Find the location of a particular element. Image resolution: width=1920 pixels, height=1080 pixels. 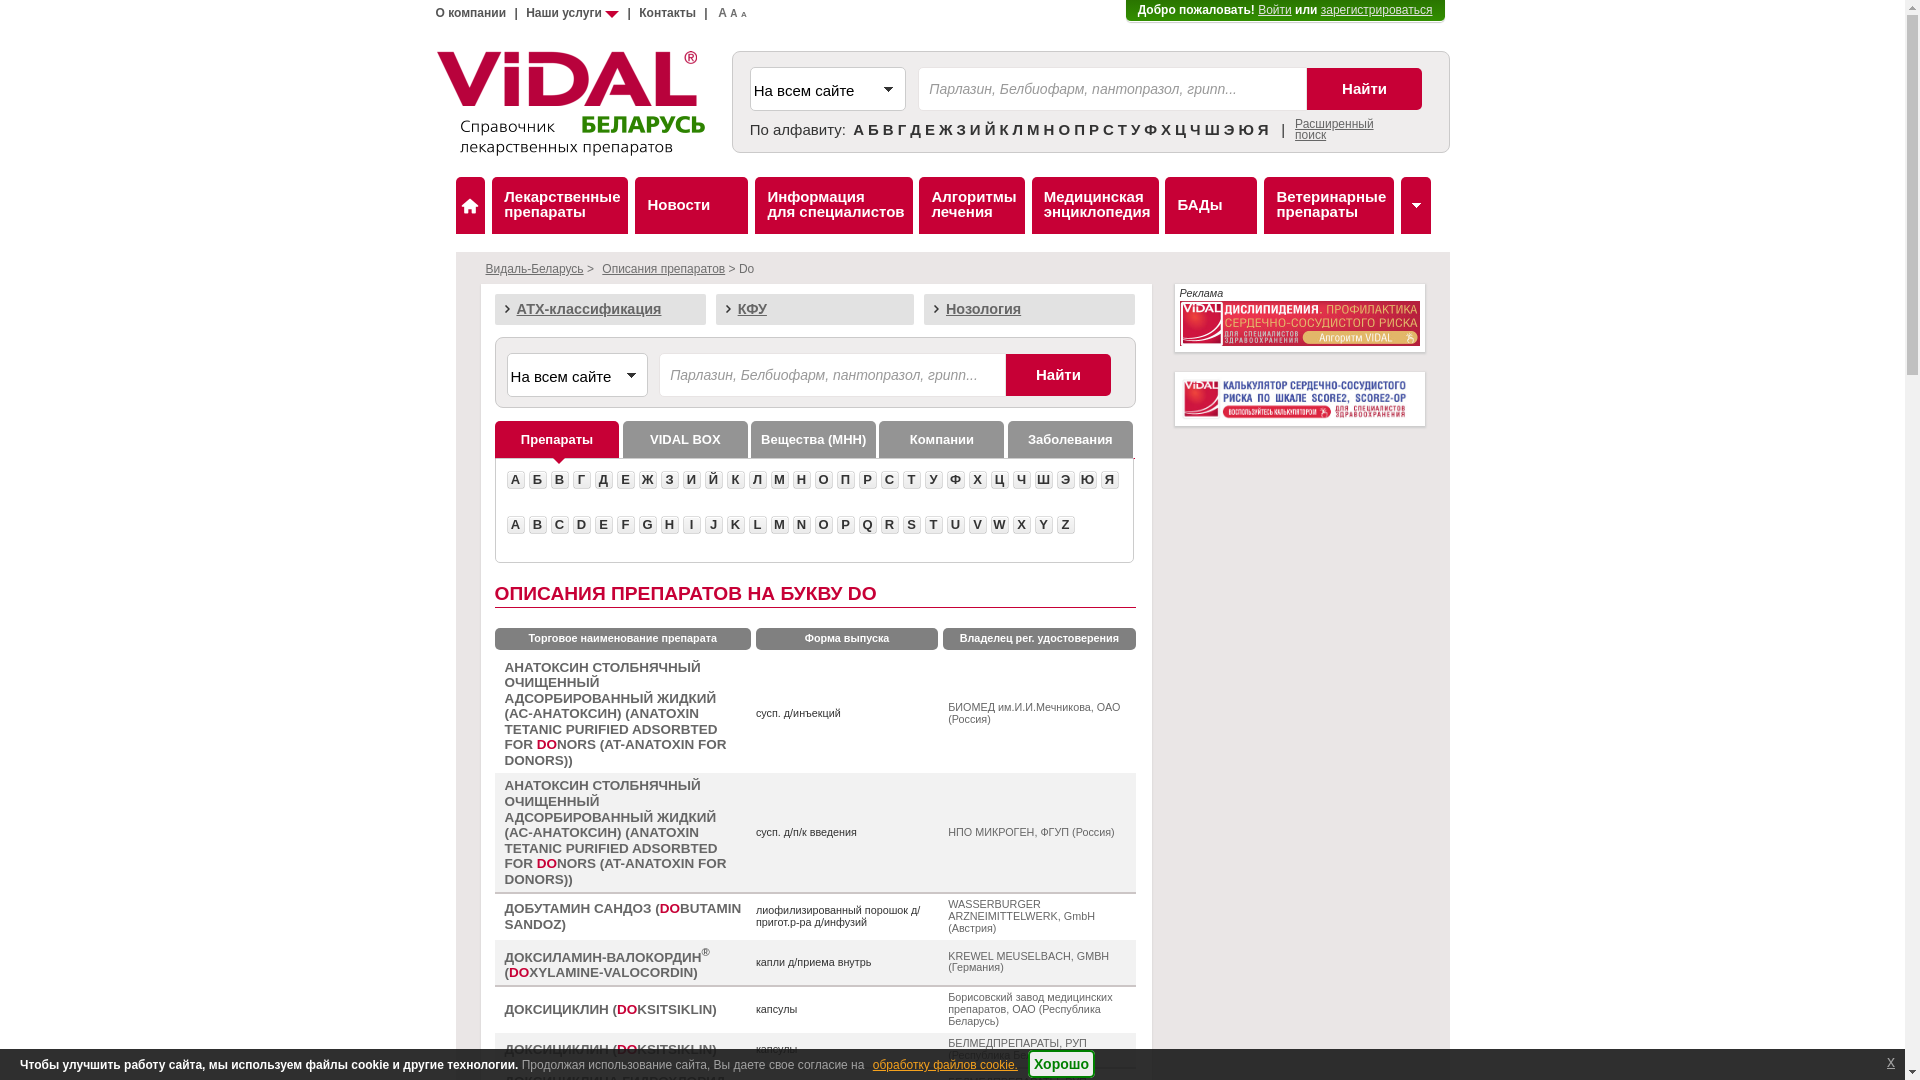

'J' is located at coordinates (713, 523).